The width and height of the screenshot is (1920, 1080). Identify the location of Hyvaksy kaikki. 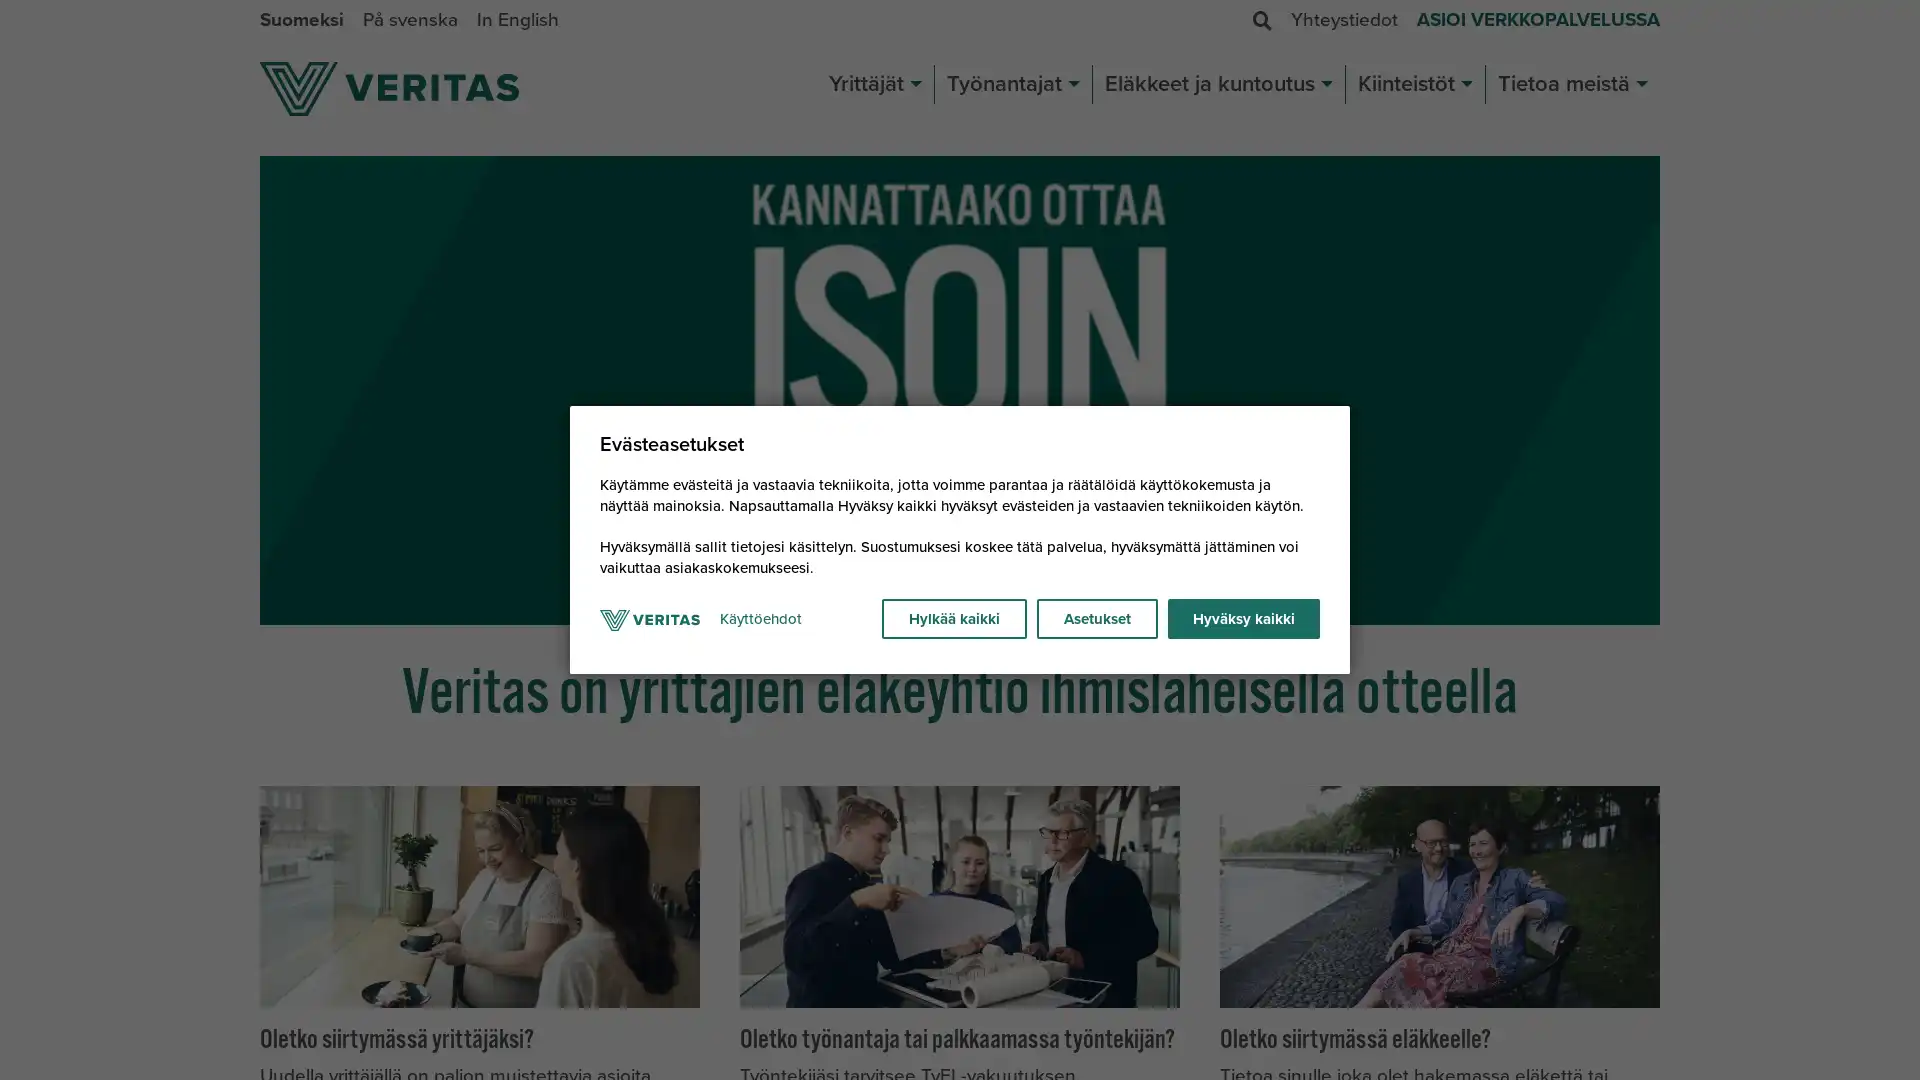
(1242, 617).